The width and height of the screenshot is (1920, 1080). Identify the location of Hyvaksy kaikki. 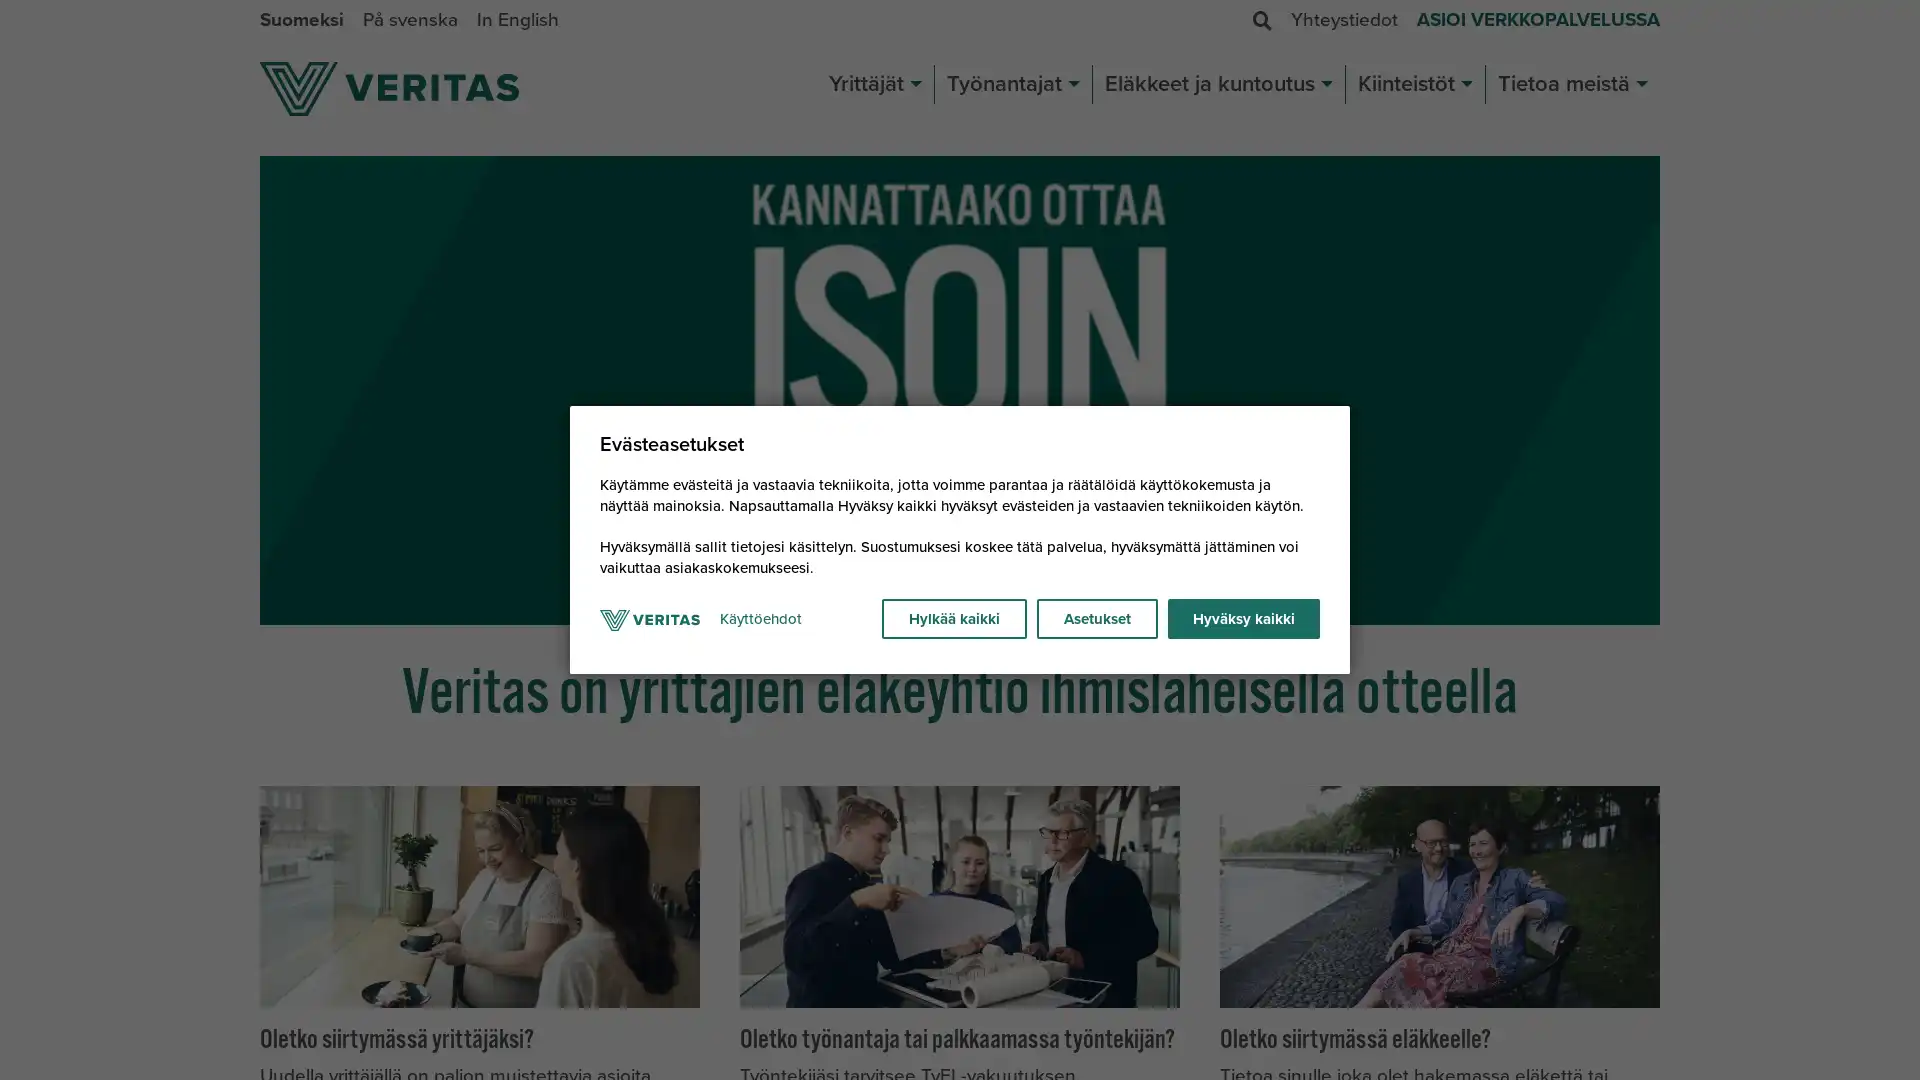
(1242, 617).